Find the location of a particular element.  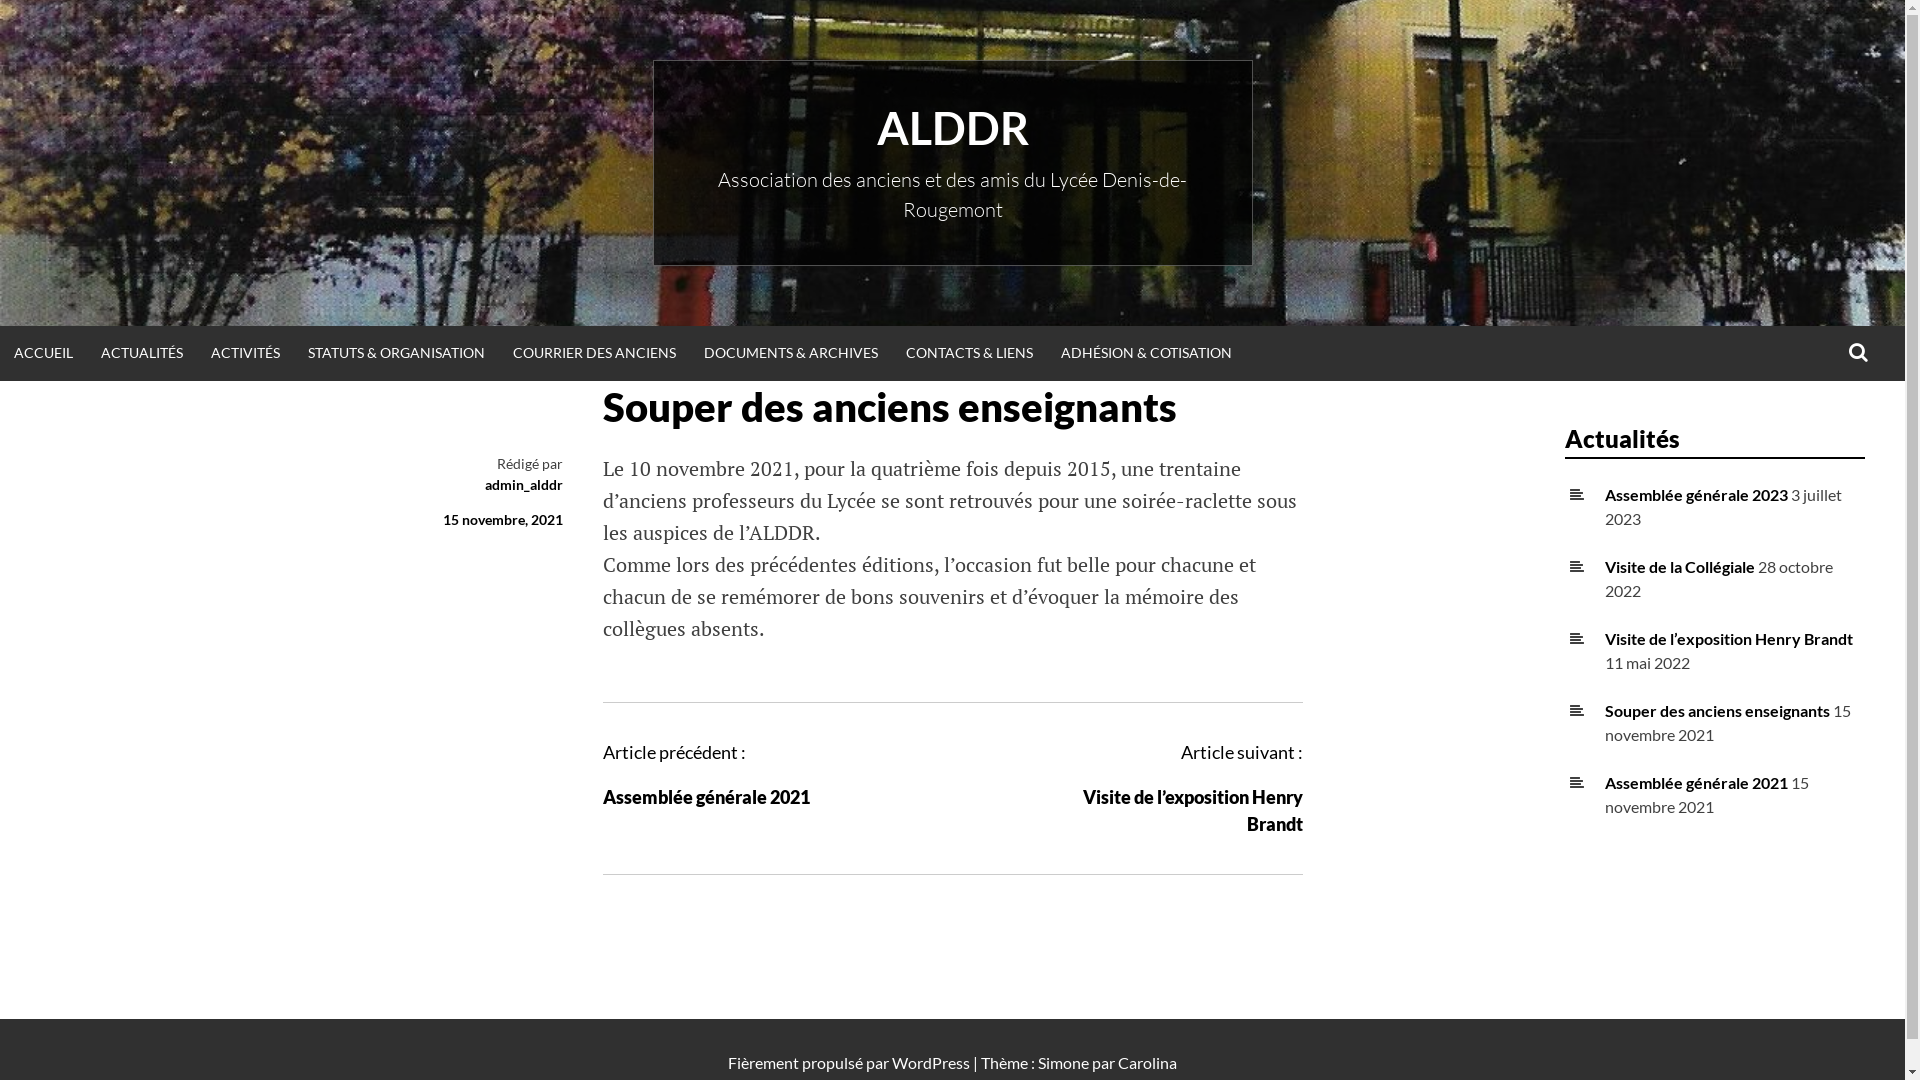

'ACCUEIL' is located at coordinates (43, 352).